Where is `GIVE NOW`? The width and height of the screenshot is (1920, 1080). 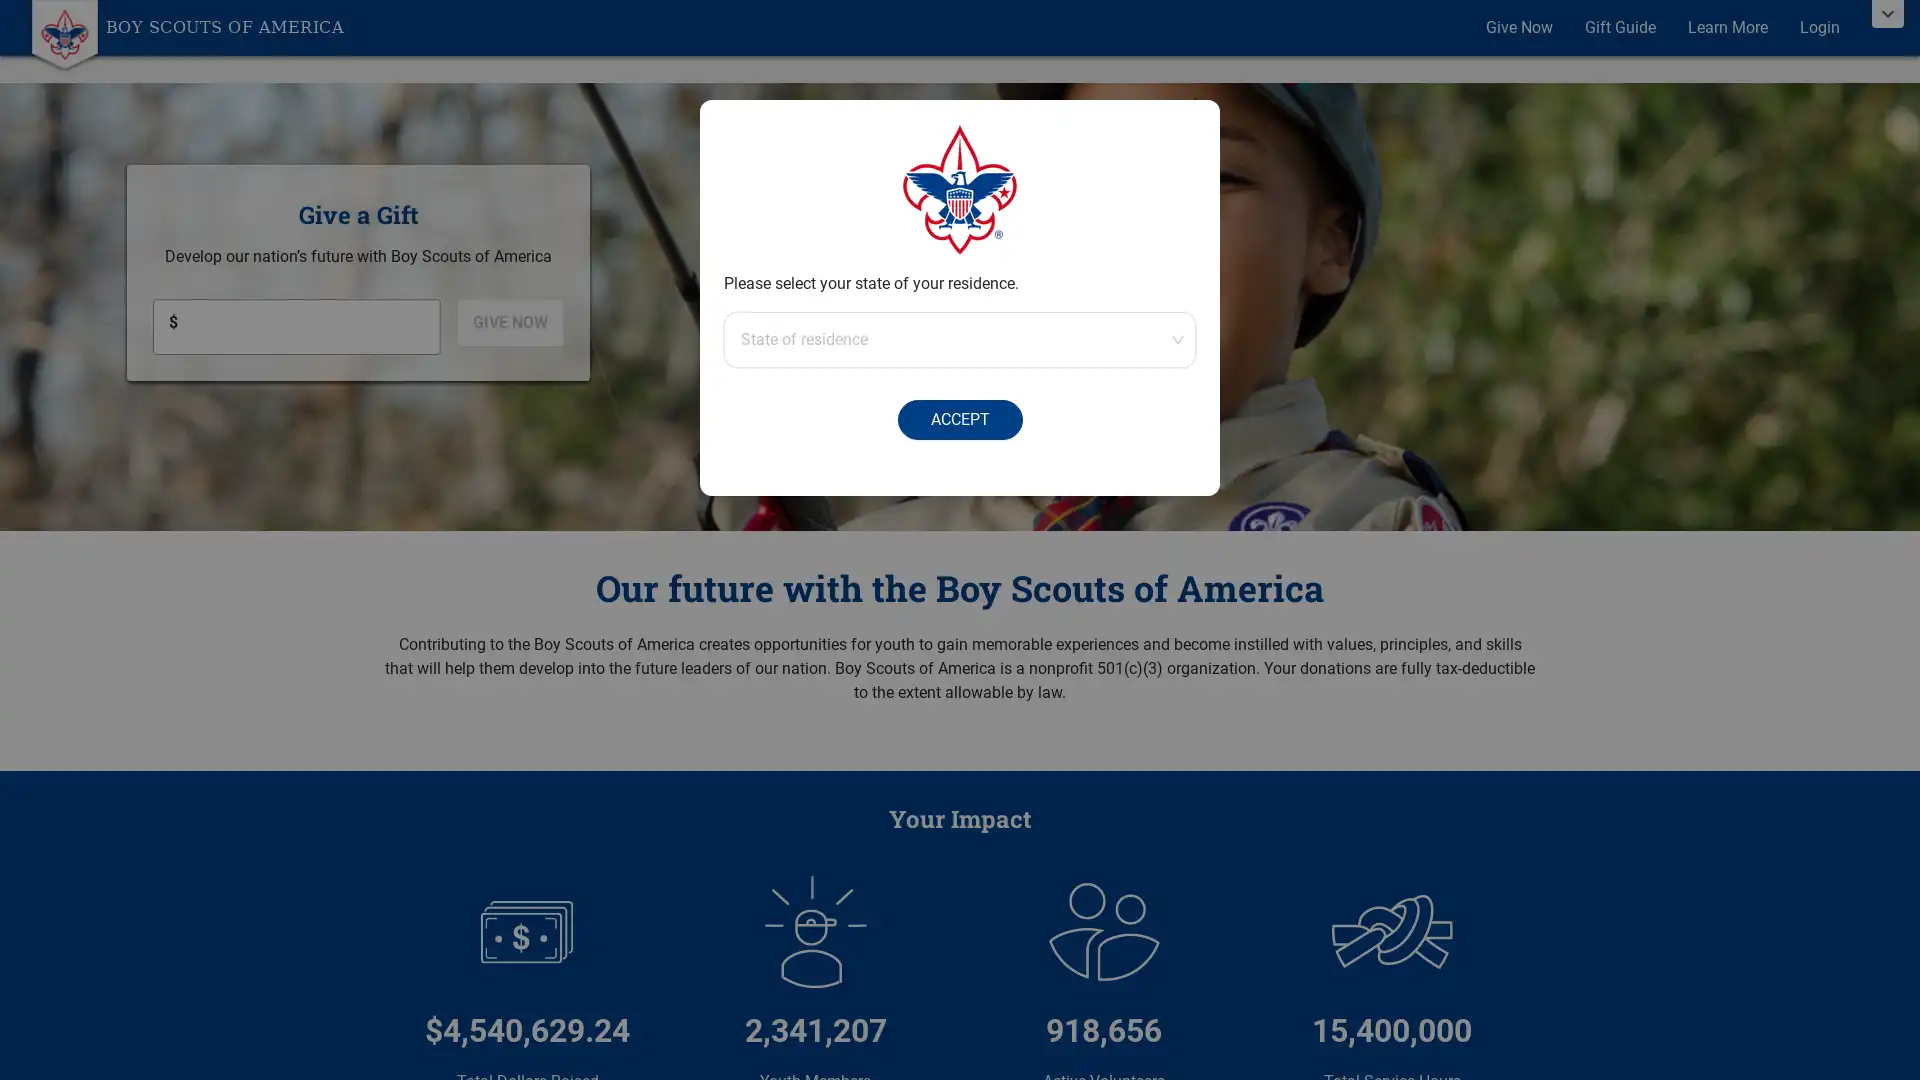
GIVE NOW is located at coordinates (510, 322).